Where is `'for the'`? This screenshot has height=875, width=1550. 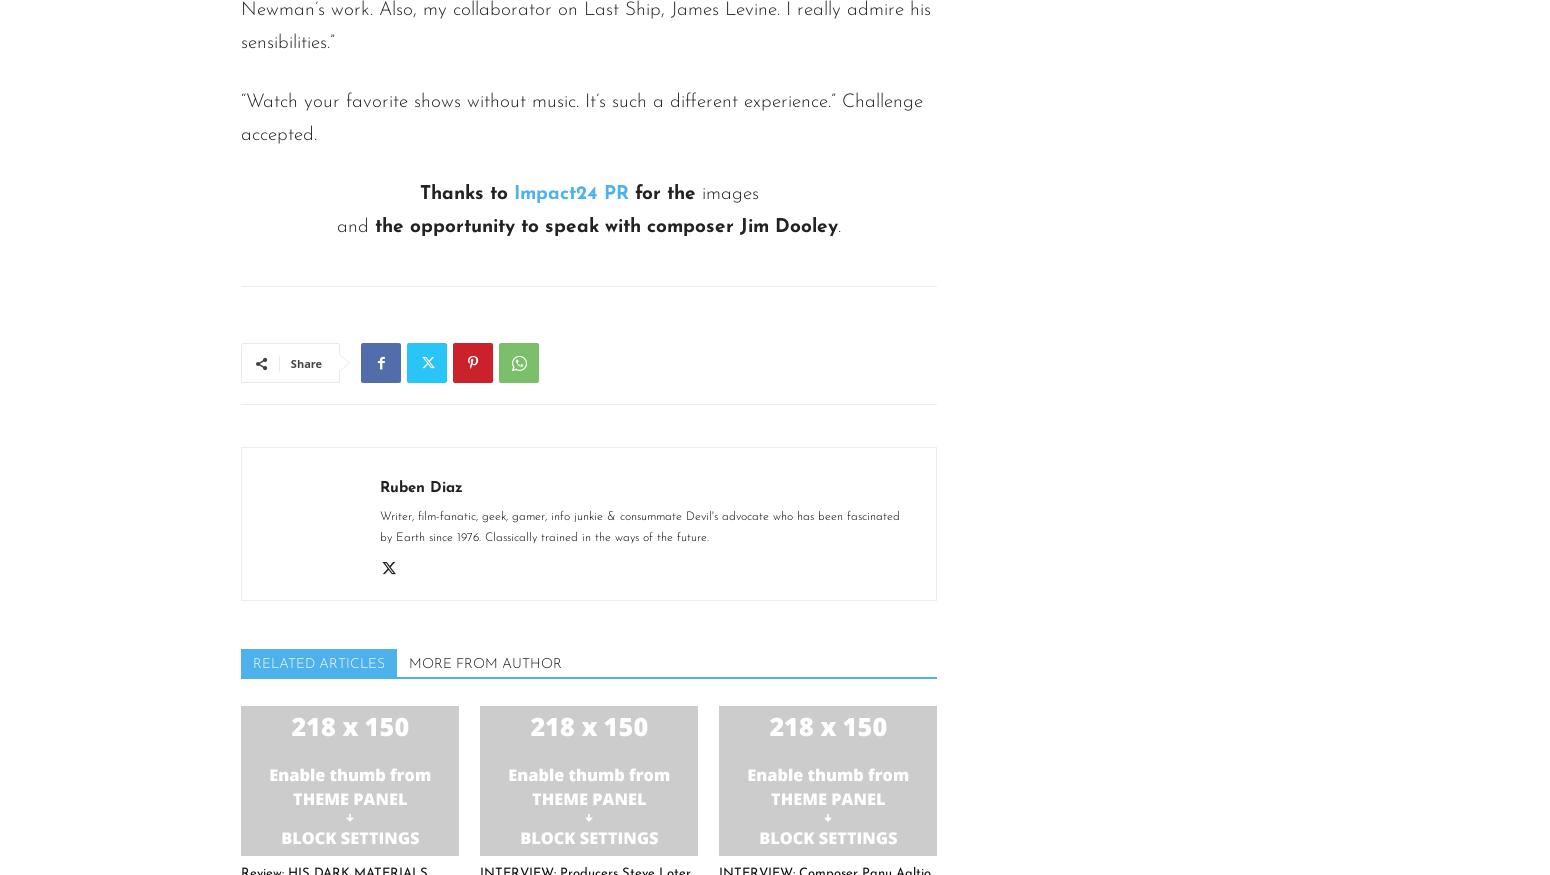 'for the' is located at coordinates (663, 194).